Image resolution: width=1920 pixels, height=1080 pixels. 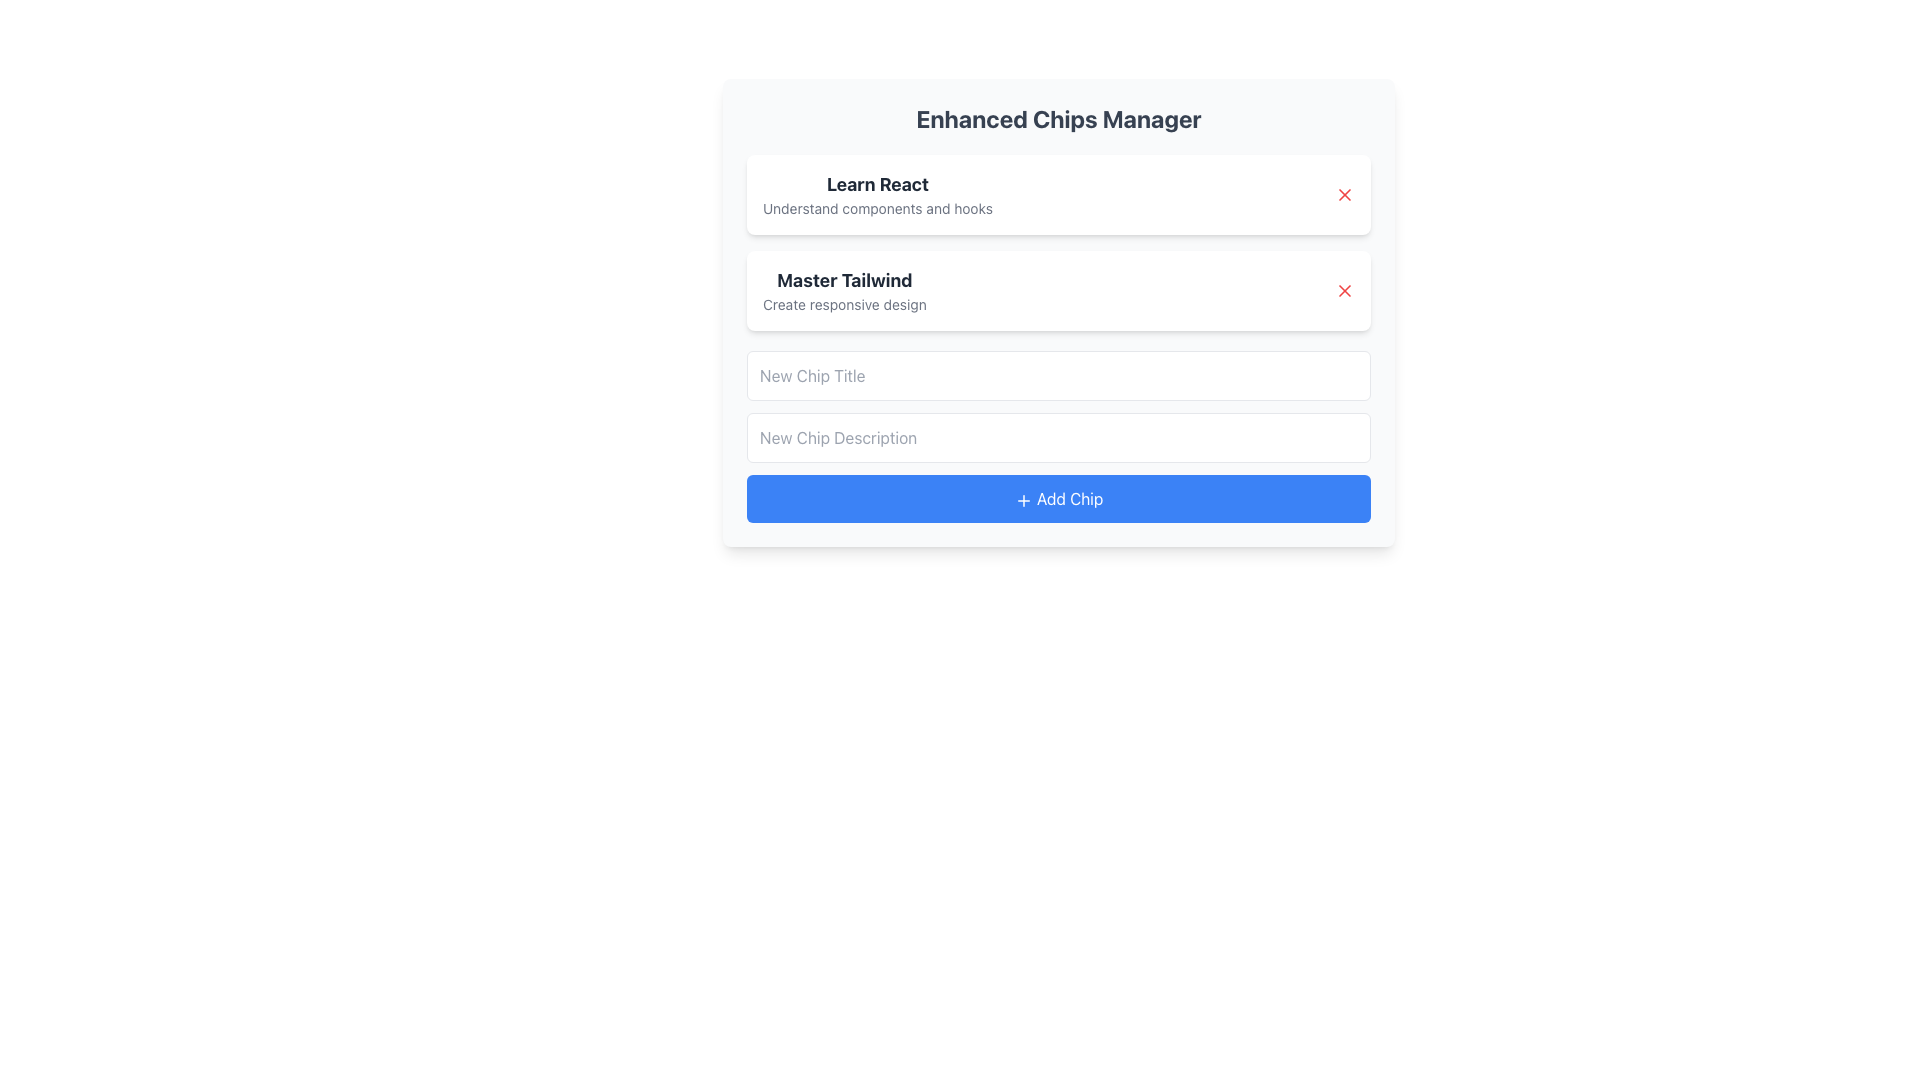 I want to click on the delete button/icon located at the right edge of the 'Master Tailwind' card, so click(x=1344, y=290).